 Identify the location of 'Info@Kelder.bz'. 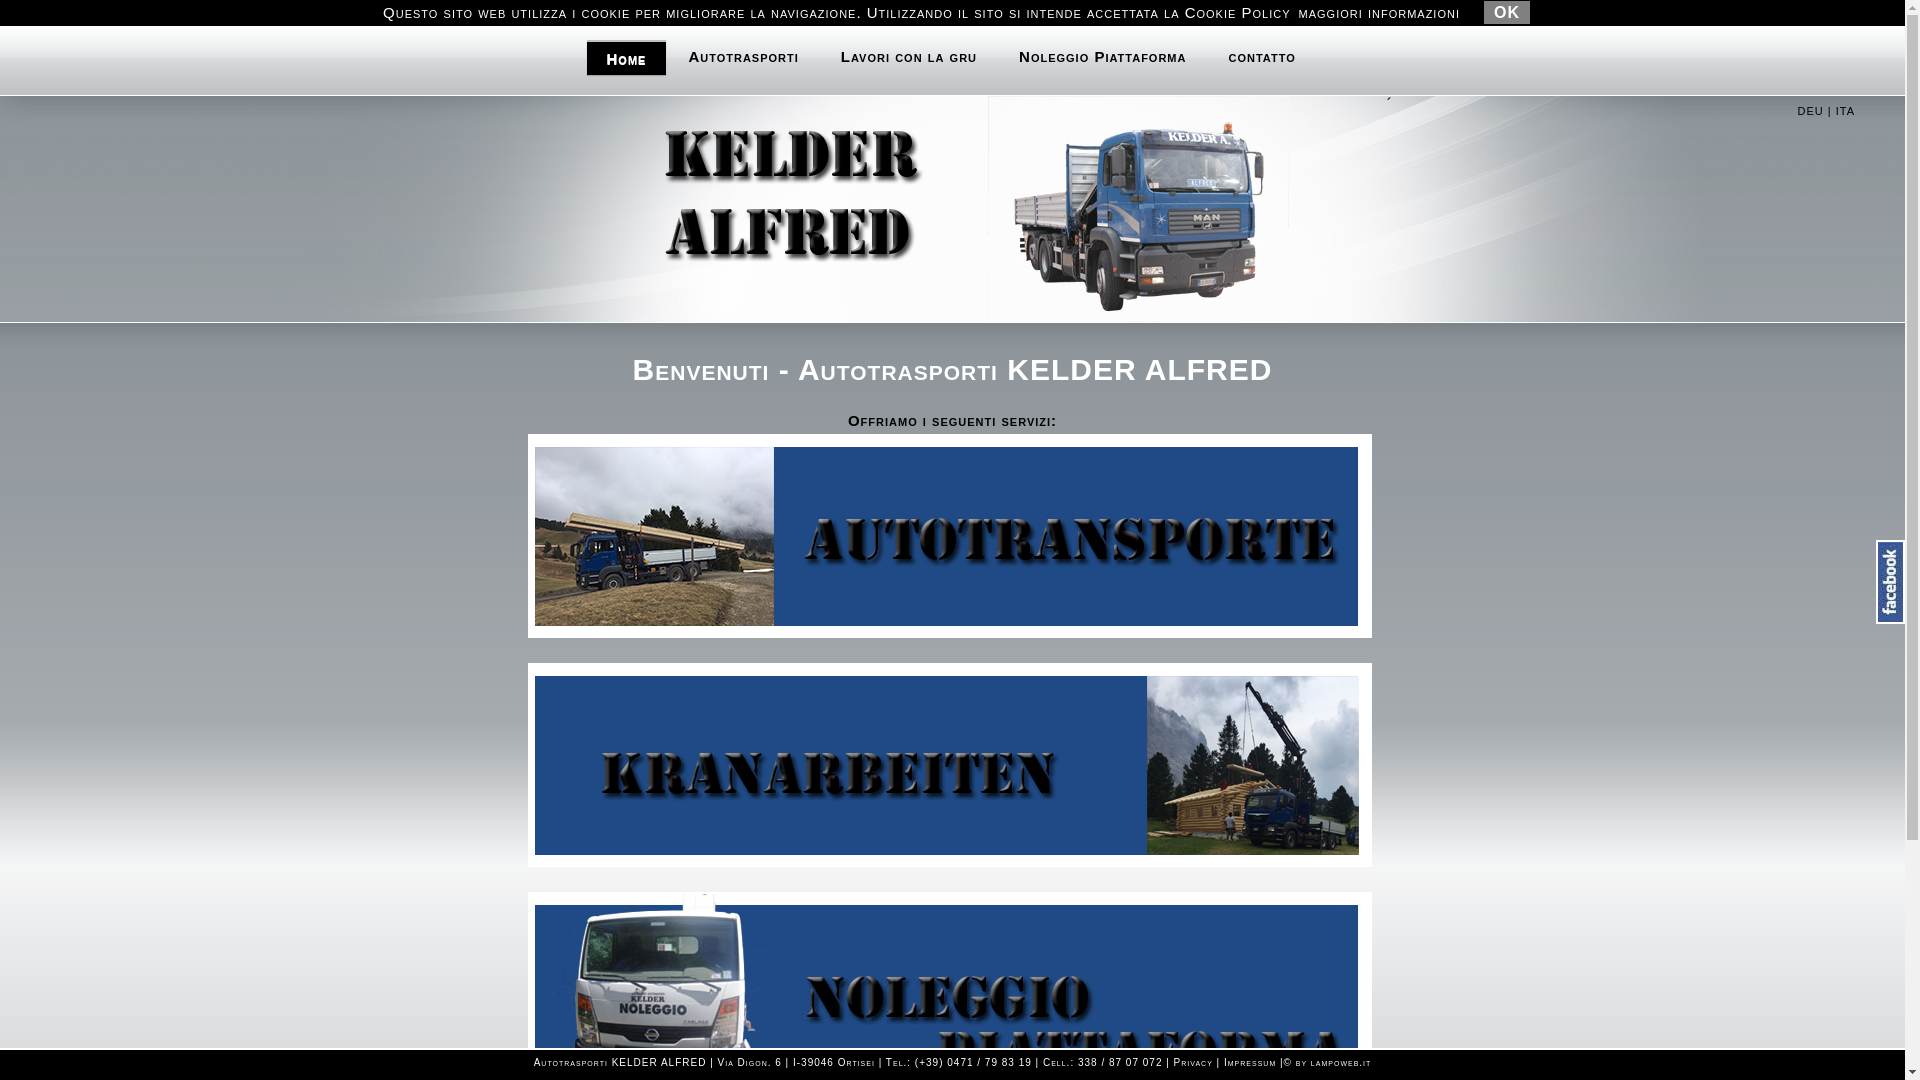
(1256, 11).